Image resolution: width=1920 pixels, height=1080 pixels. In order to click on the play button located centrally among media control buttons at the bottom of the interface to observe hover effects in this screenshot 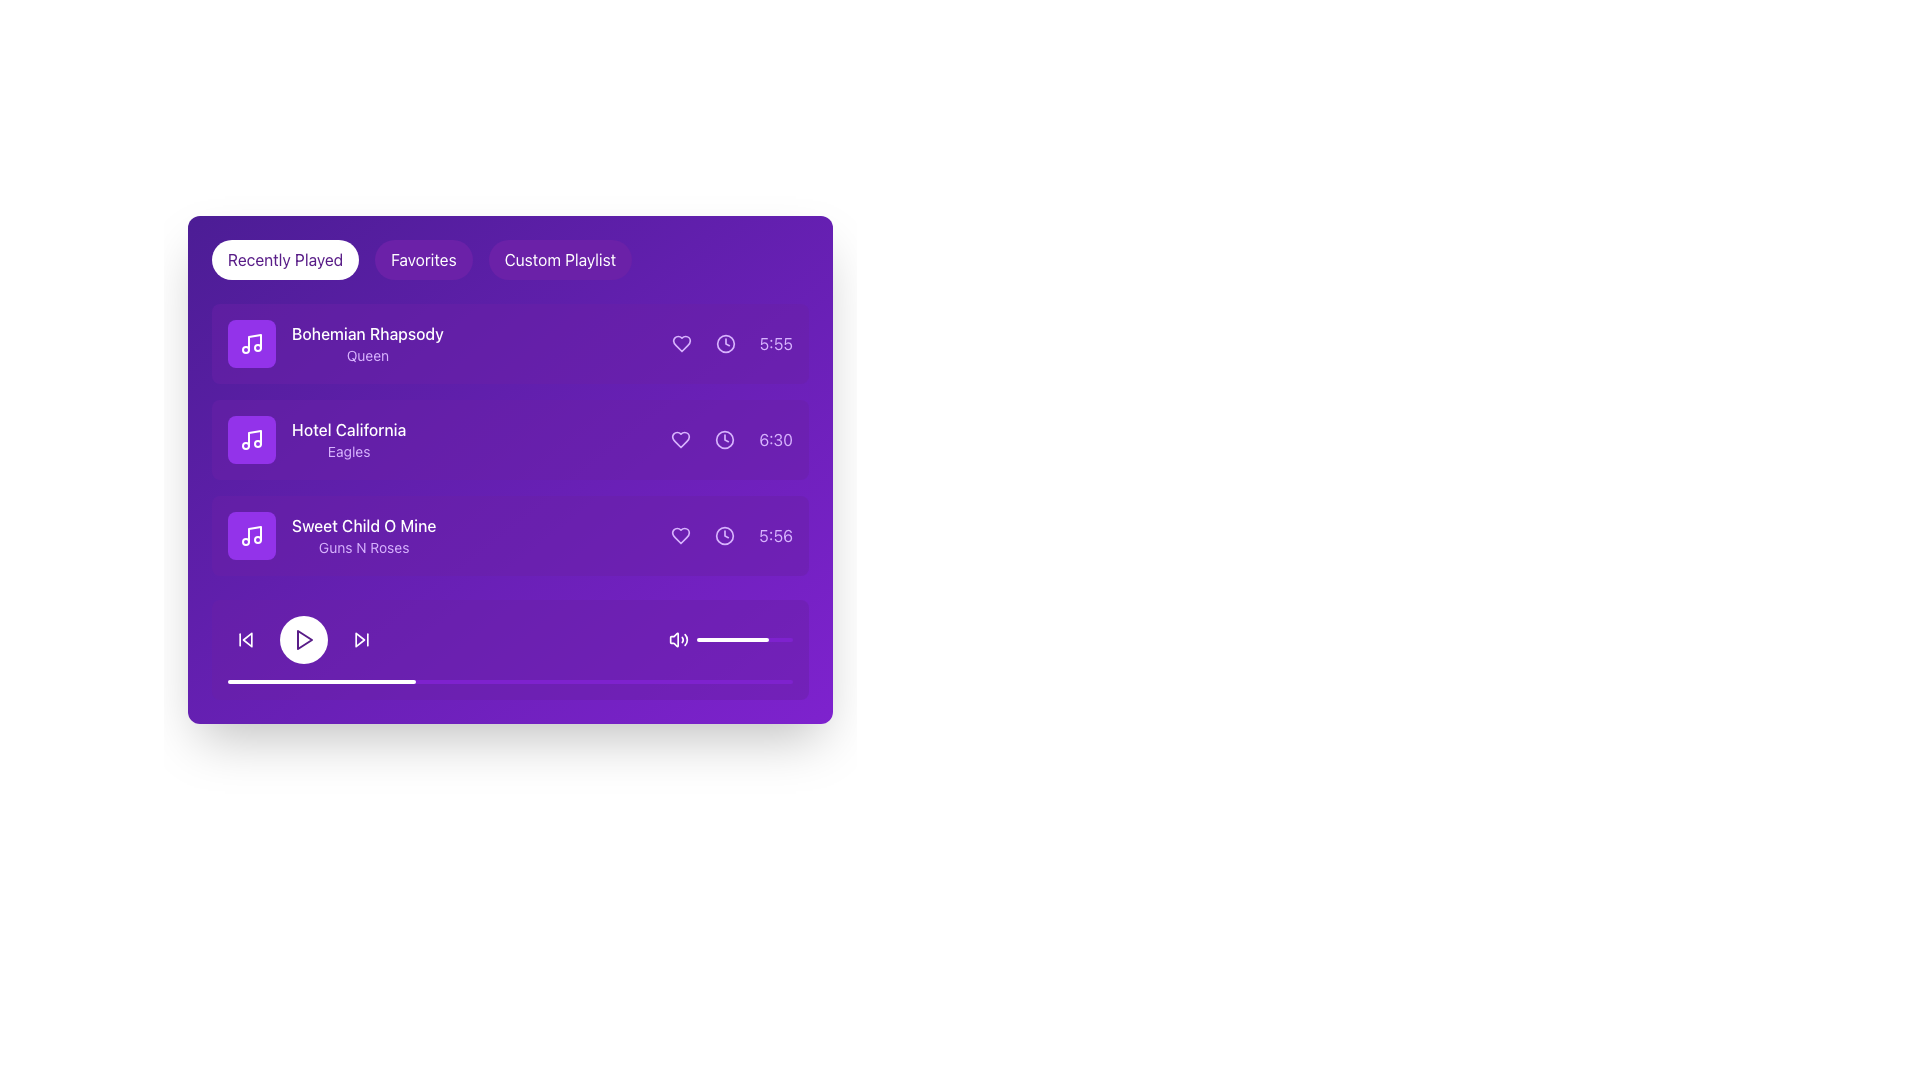, I will do `click(302, 640)`.